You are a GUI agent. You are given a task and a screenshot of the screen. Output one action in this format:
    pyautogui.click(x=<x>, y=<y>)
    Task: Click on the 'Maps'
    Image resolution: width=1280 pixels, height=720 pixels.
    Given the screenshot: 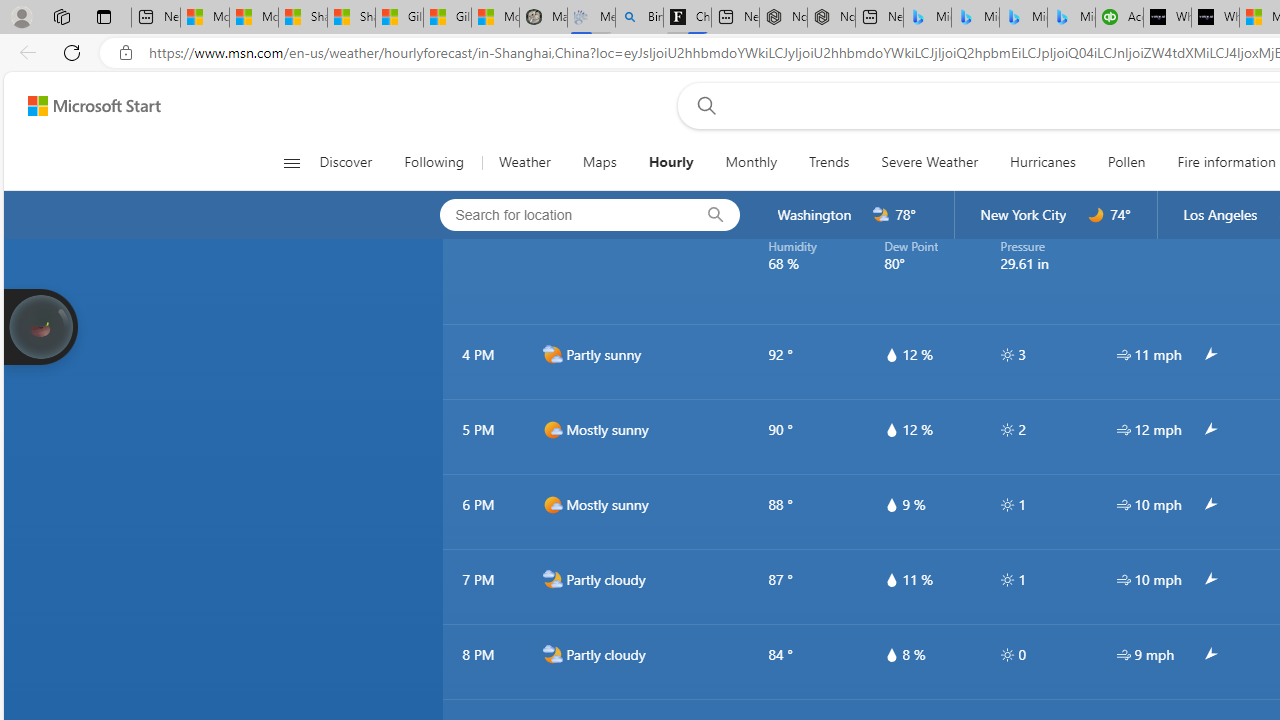 What is the action you would take?
    pyautogui.click(x=598, y=162)
    